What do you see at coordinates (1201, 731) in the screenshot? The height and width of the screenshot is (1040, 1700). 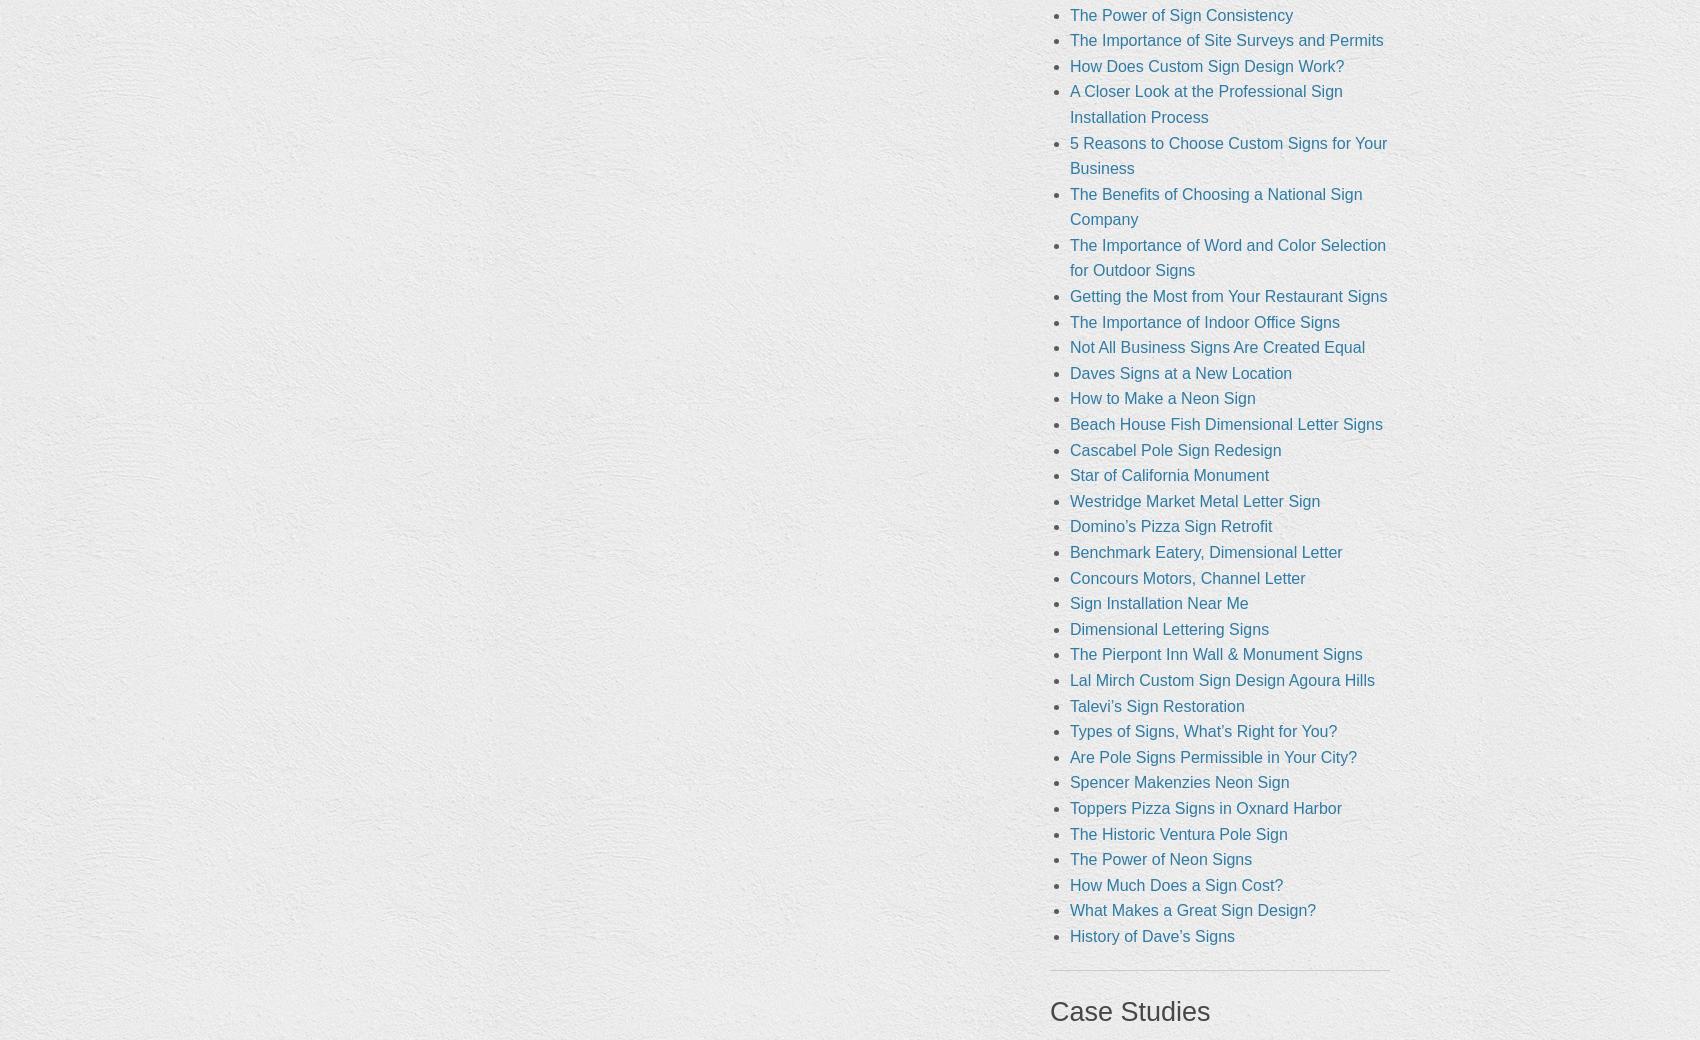 I see `'Types of Signs, What’s Right for You?'` at bounding box center [1201, 731].